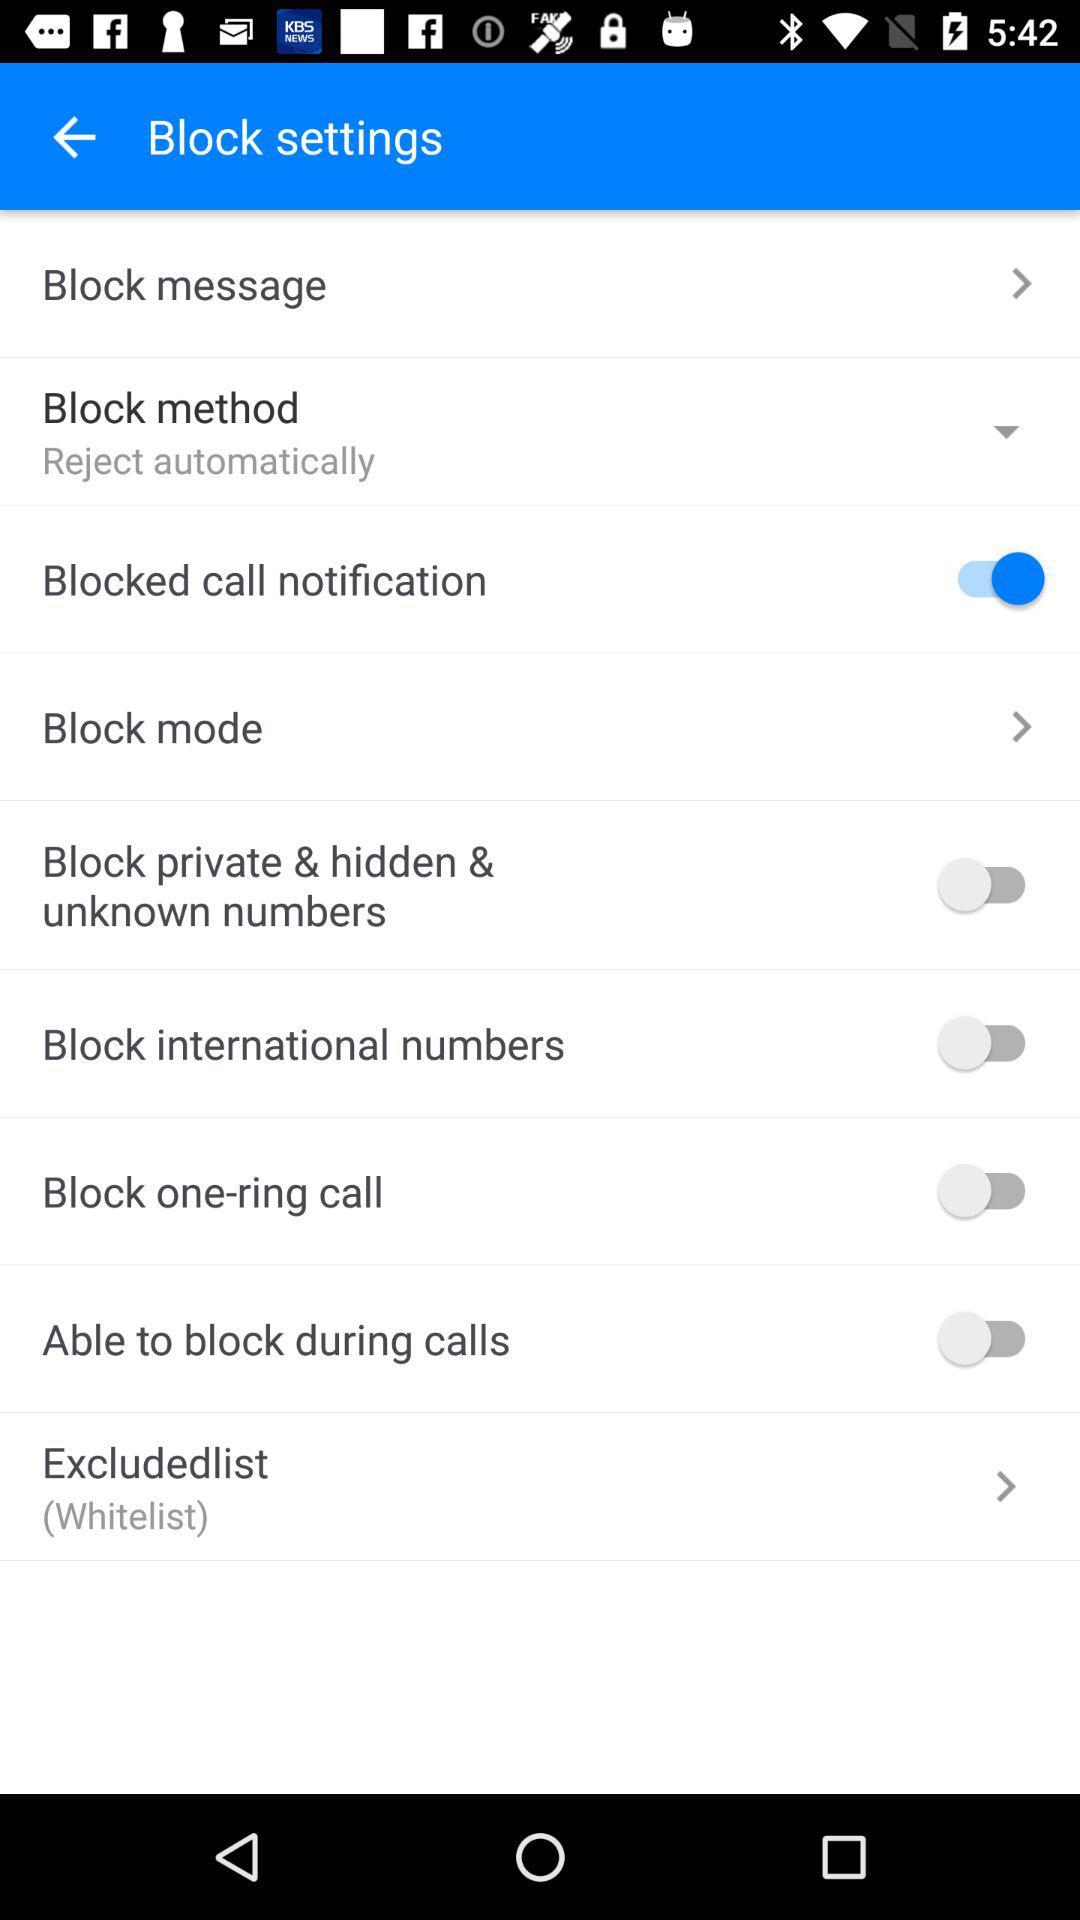  Describe the element at coordinates (991, 1041) in the screenshot. I see `block settings for international numbers` at that location.